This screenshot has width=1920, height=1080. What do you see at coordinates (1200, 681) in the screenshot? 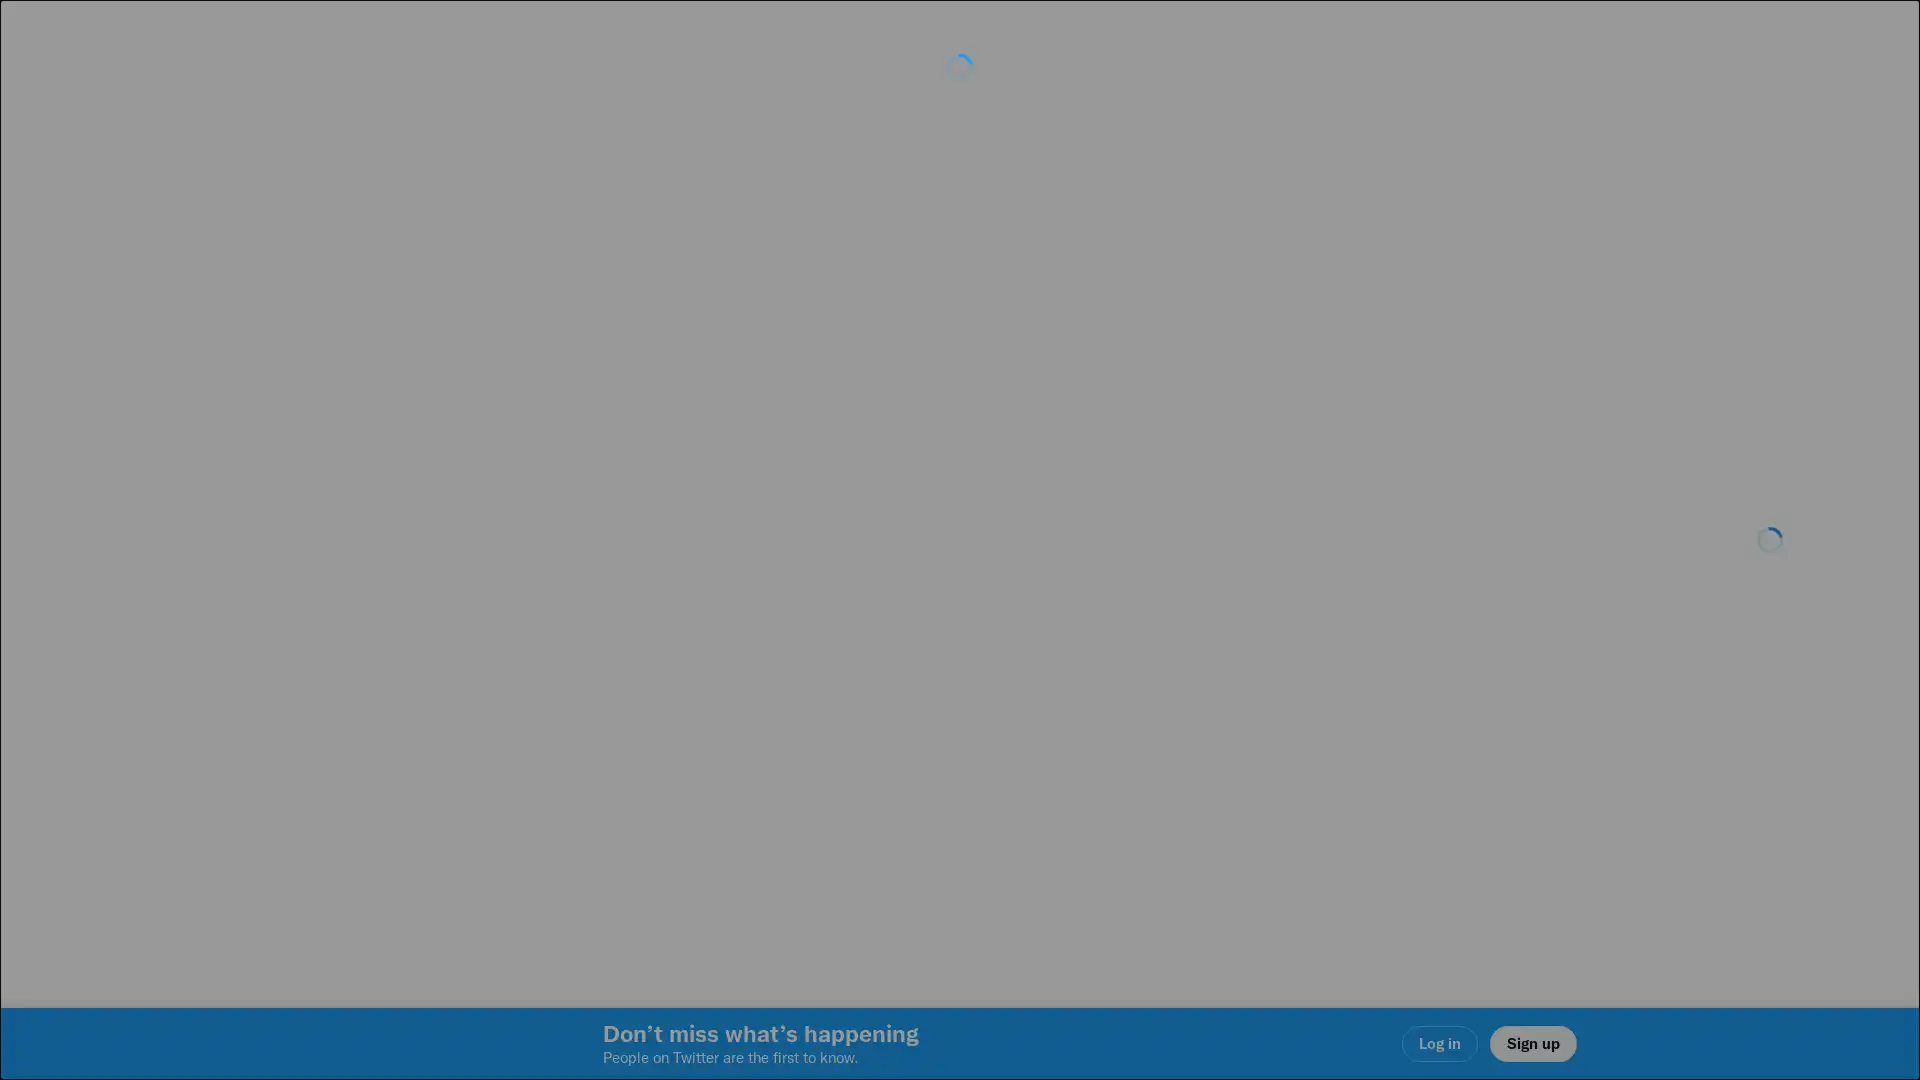
I see `Log in` at bounding box center [1200, 681].